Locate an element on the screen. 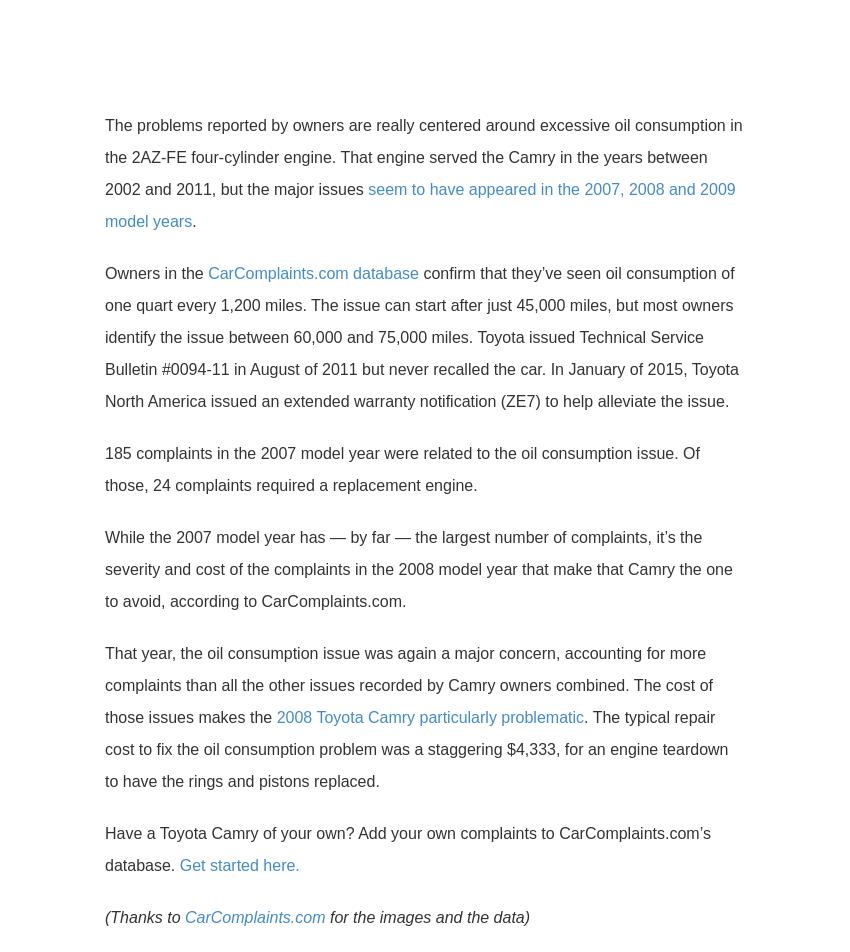 The height and width of the screenshot is (952, 850). '(Thanks to' is located at coordinates (145, 917).